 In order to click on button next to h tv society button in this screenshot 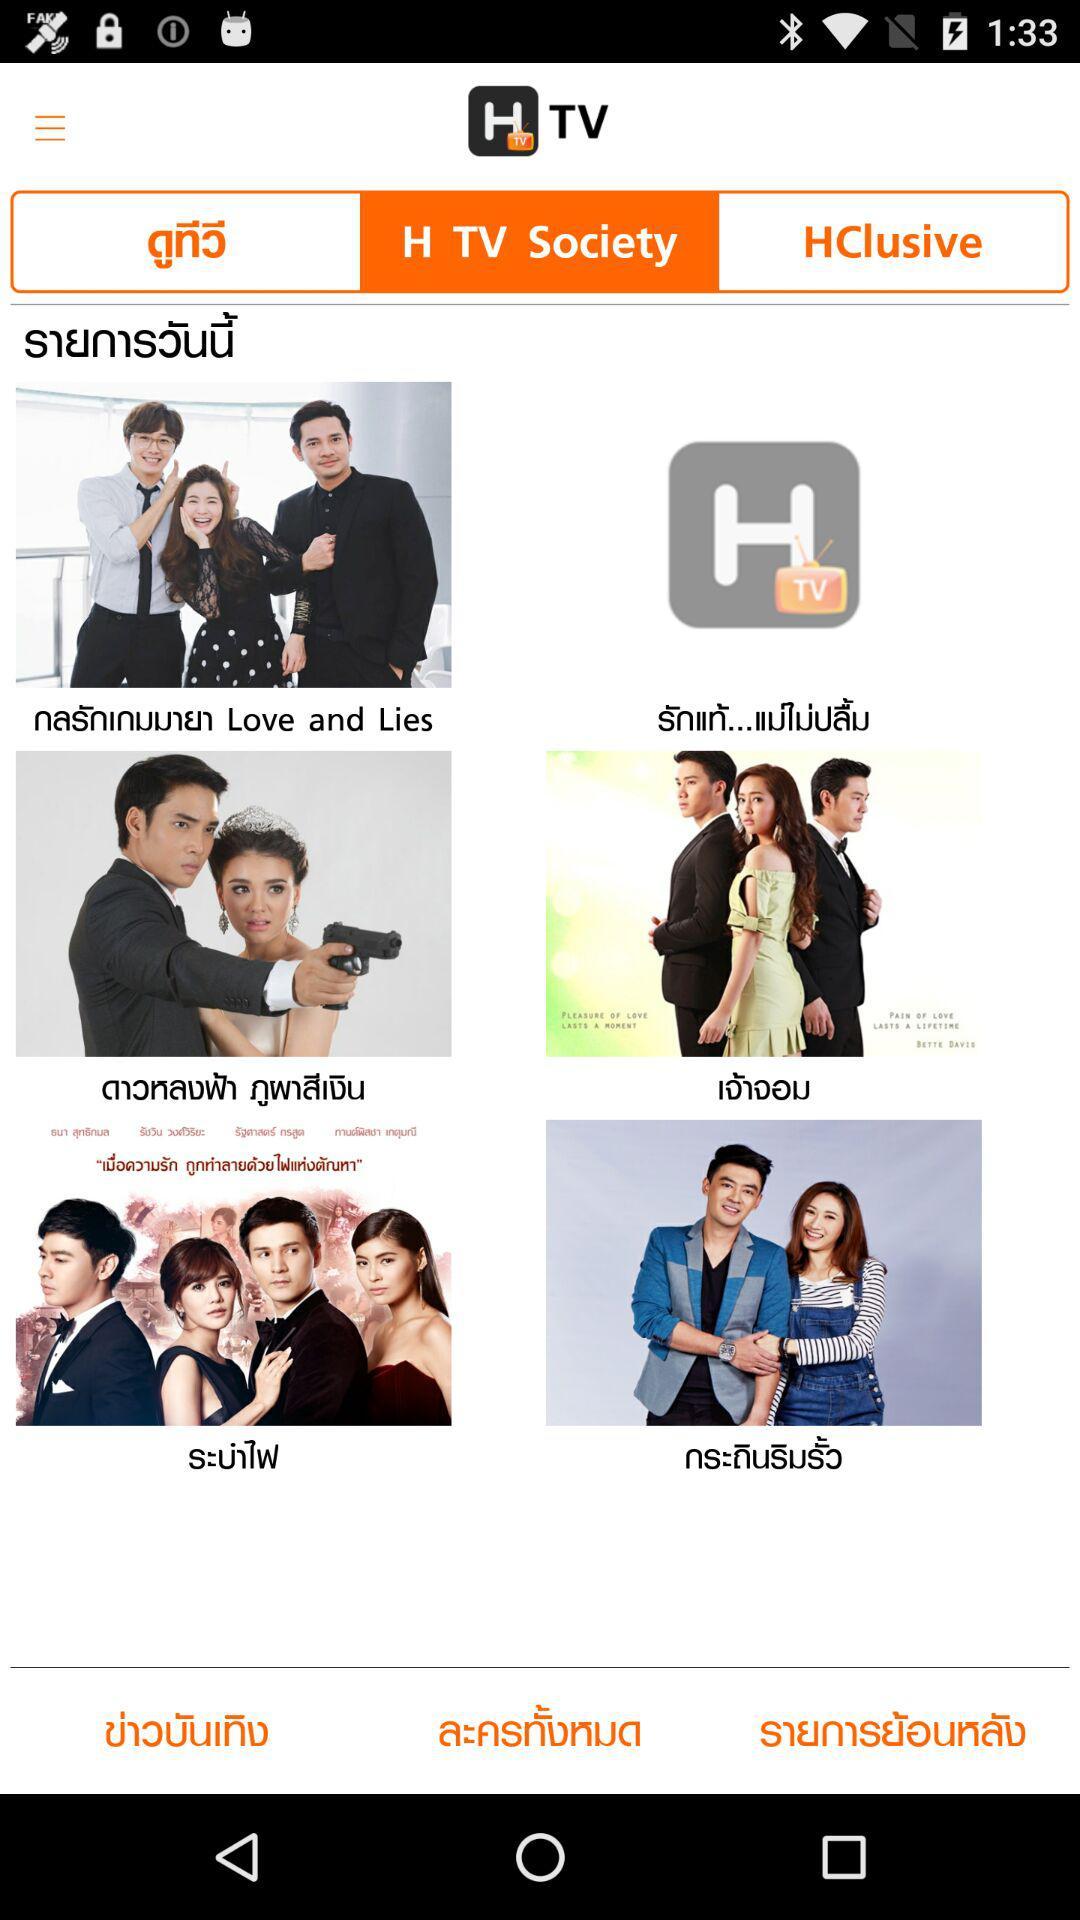, I will do `click(186, 240)`.